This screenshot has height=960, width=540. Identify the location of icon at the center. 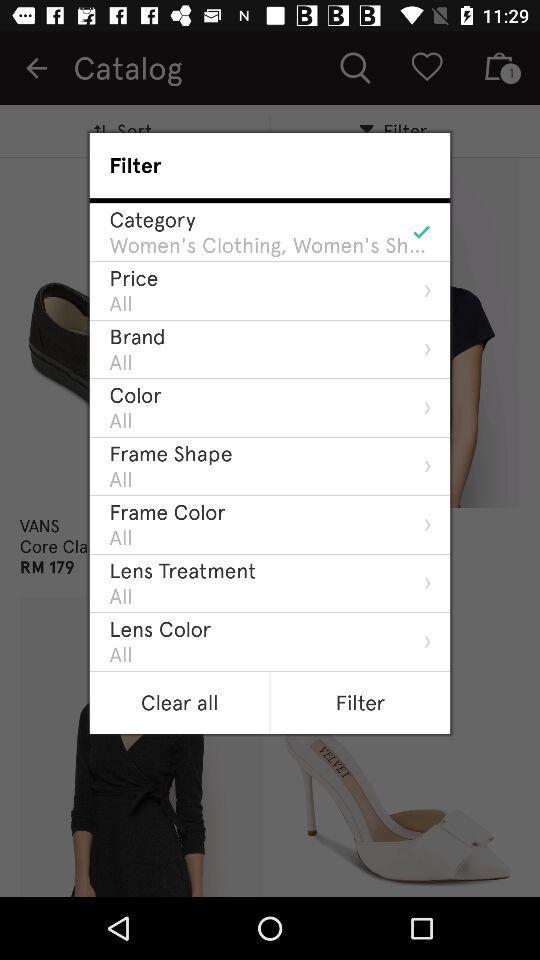
(182, 570).